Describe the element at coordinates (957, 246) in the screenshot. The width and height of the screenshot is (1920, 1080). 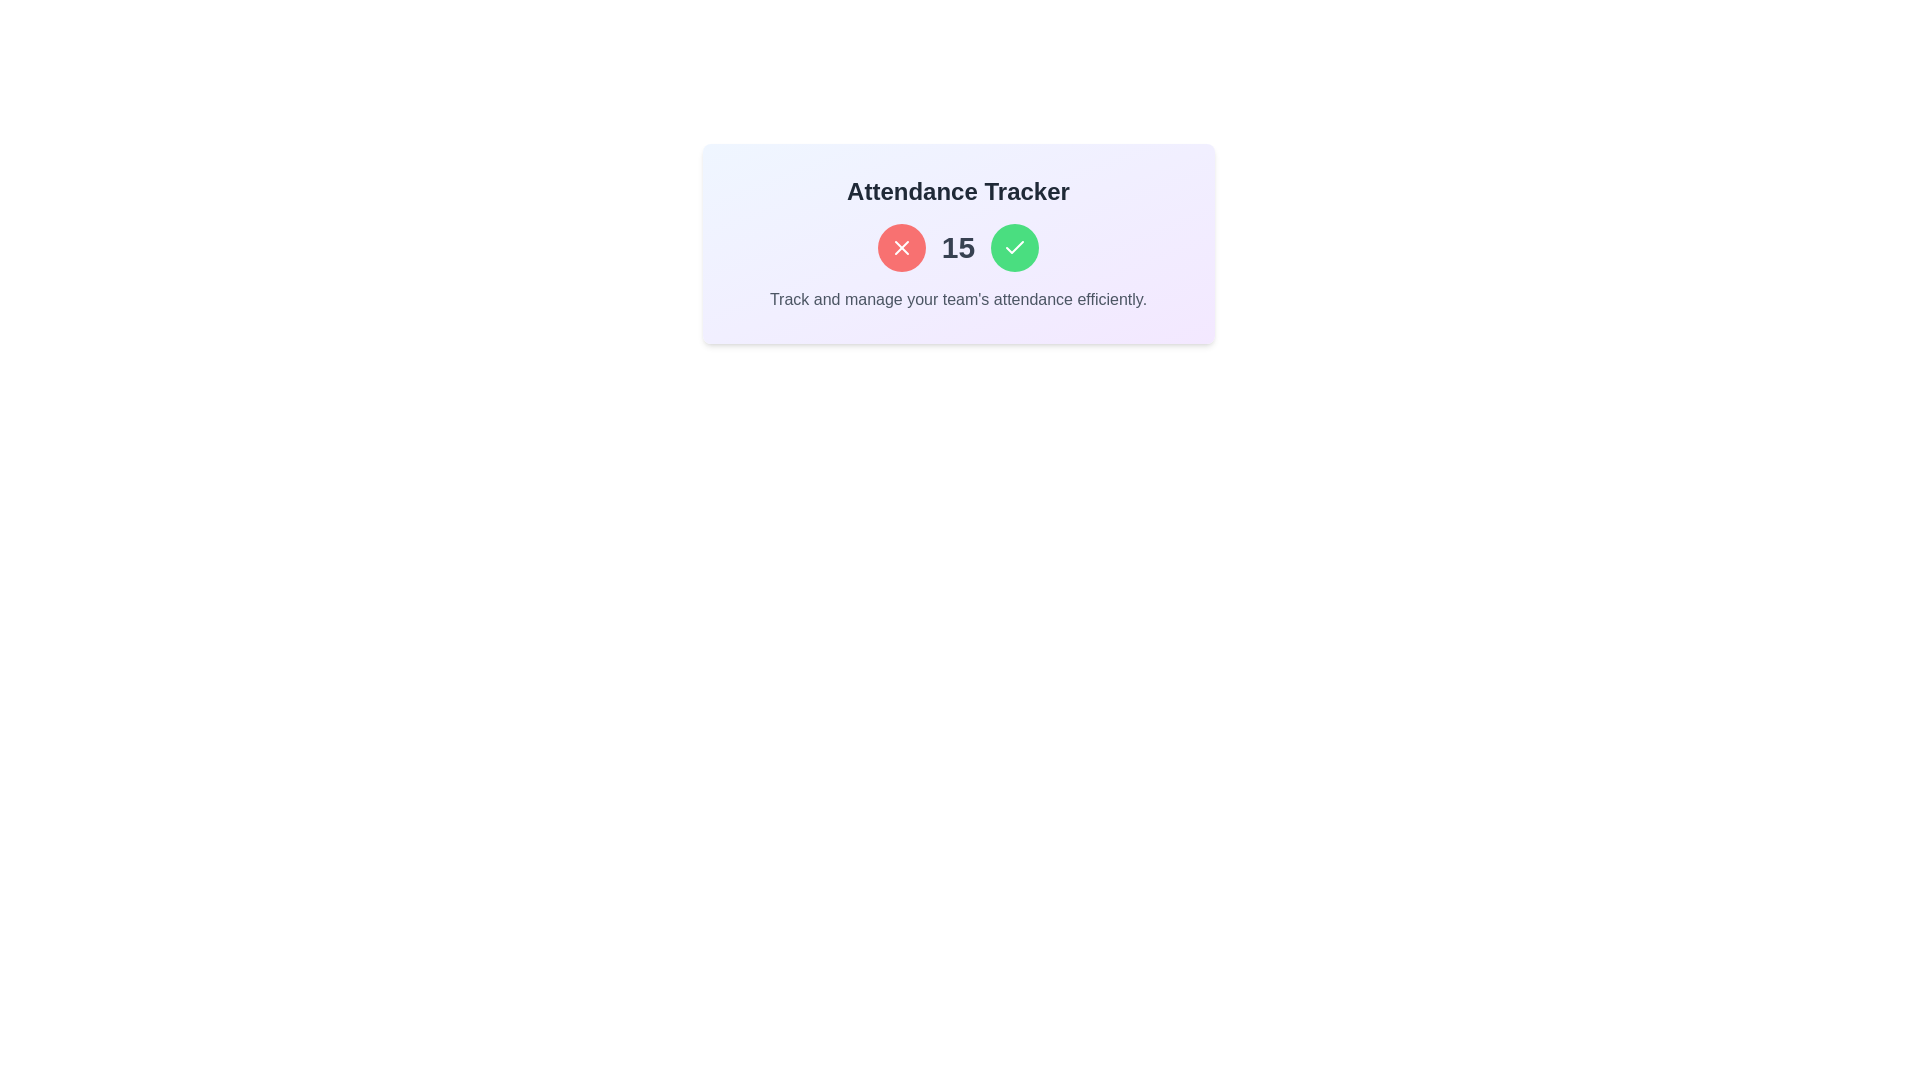
I see `the number '15' displayed in bold, dark gray text, which is centrally positioned in the 'Attendance Tracker' box, surrounded by circular buttons` at that location.